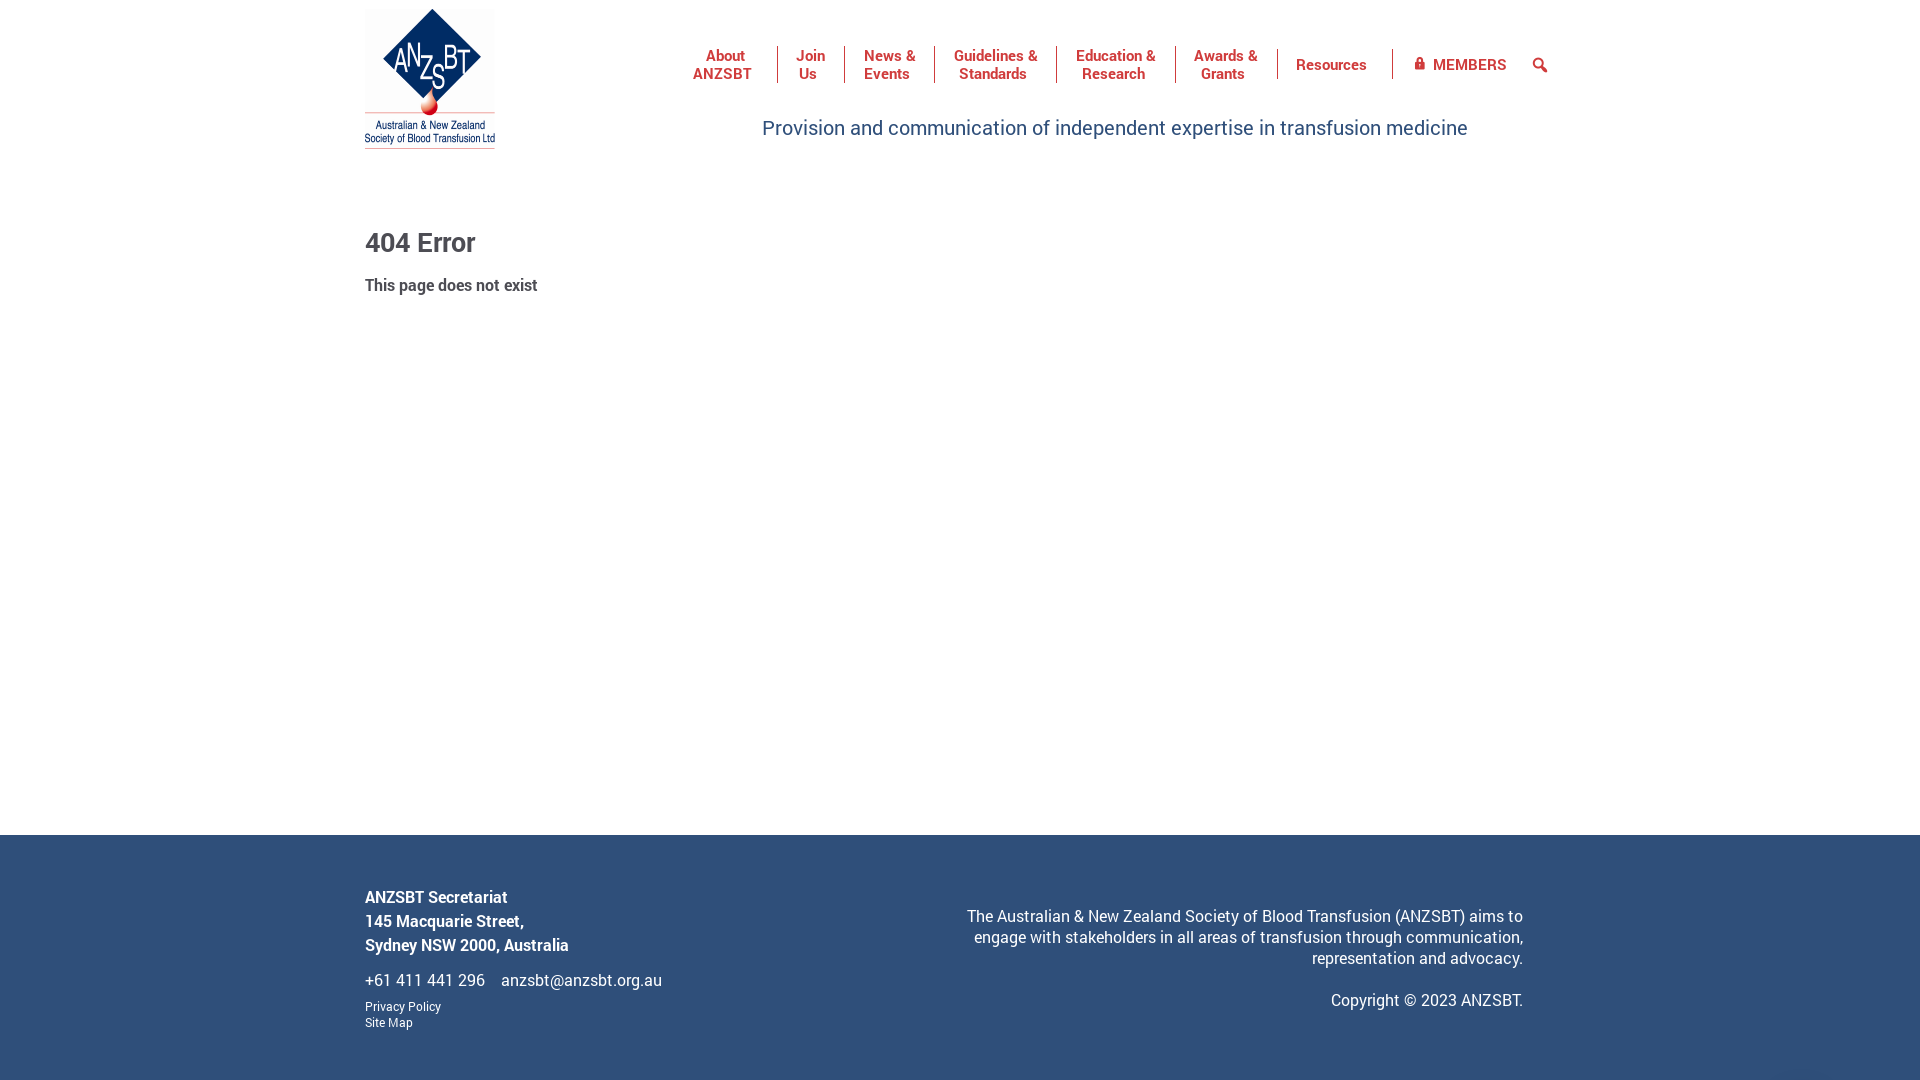  Describe the element at coordinates (934, 64) in the screenshot. I see `'Guidelines &` at that location.